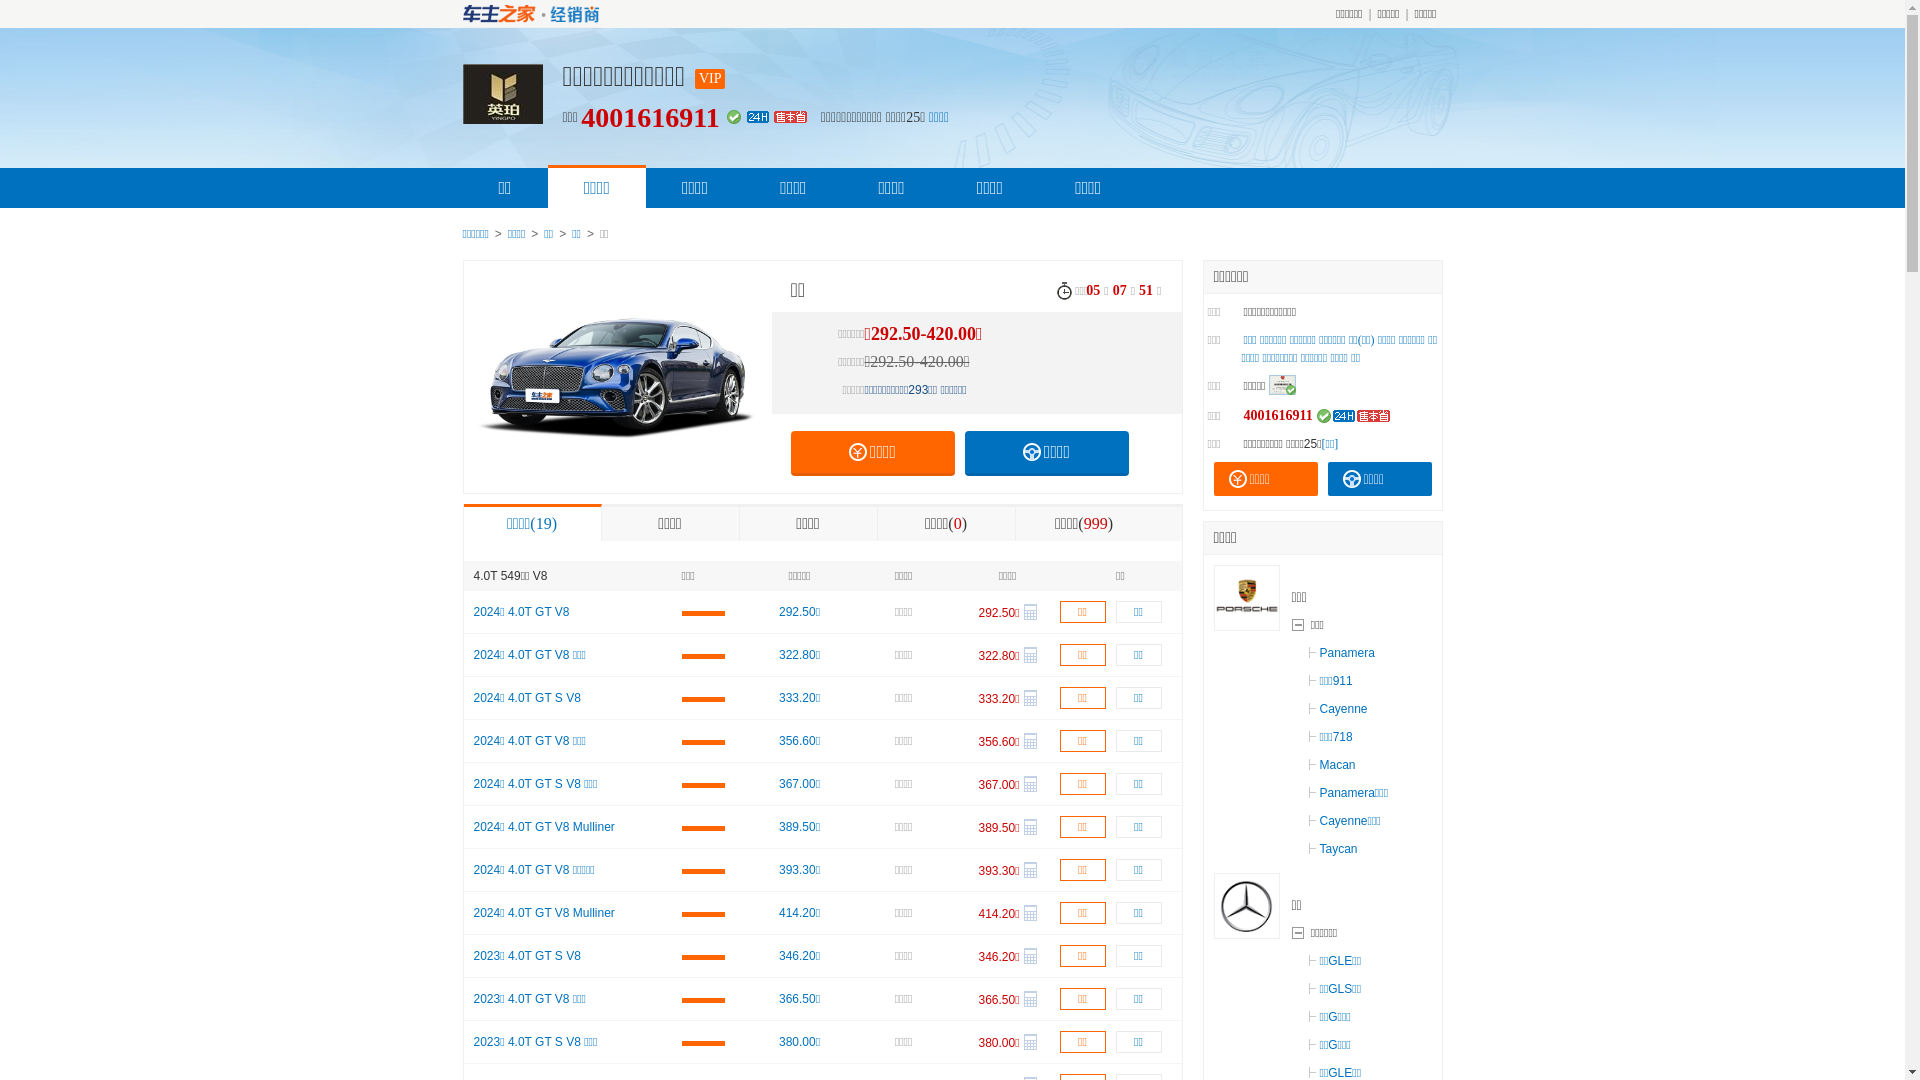  I want to click on 'Taycan', so click(1333, 848).